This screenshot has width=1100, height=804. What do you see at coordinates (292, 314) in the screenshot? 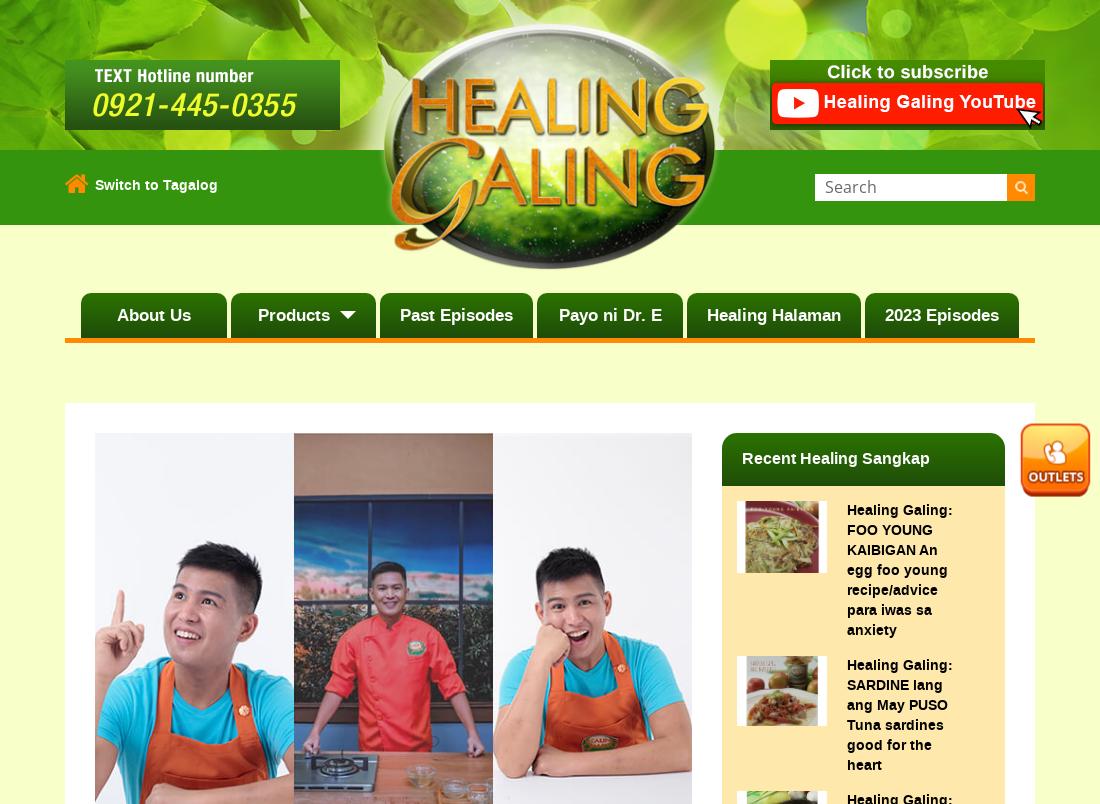
I see `'Products'` at bounding box center [292, 314].